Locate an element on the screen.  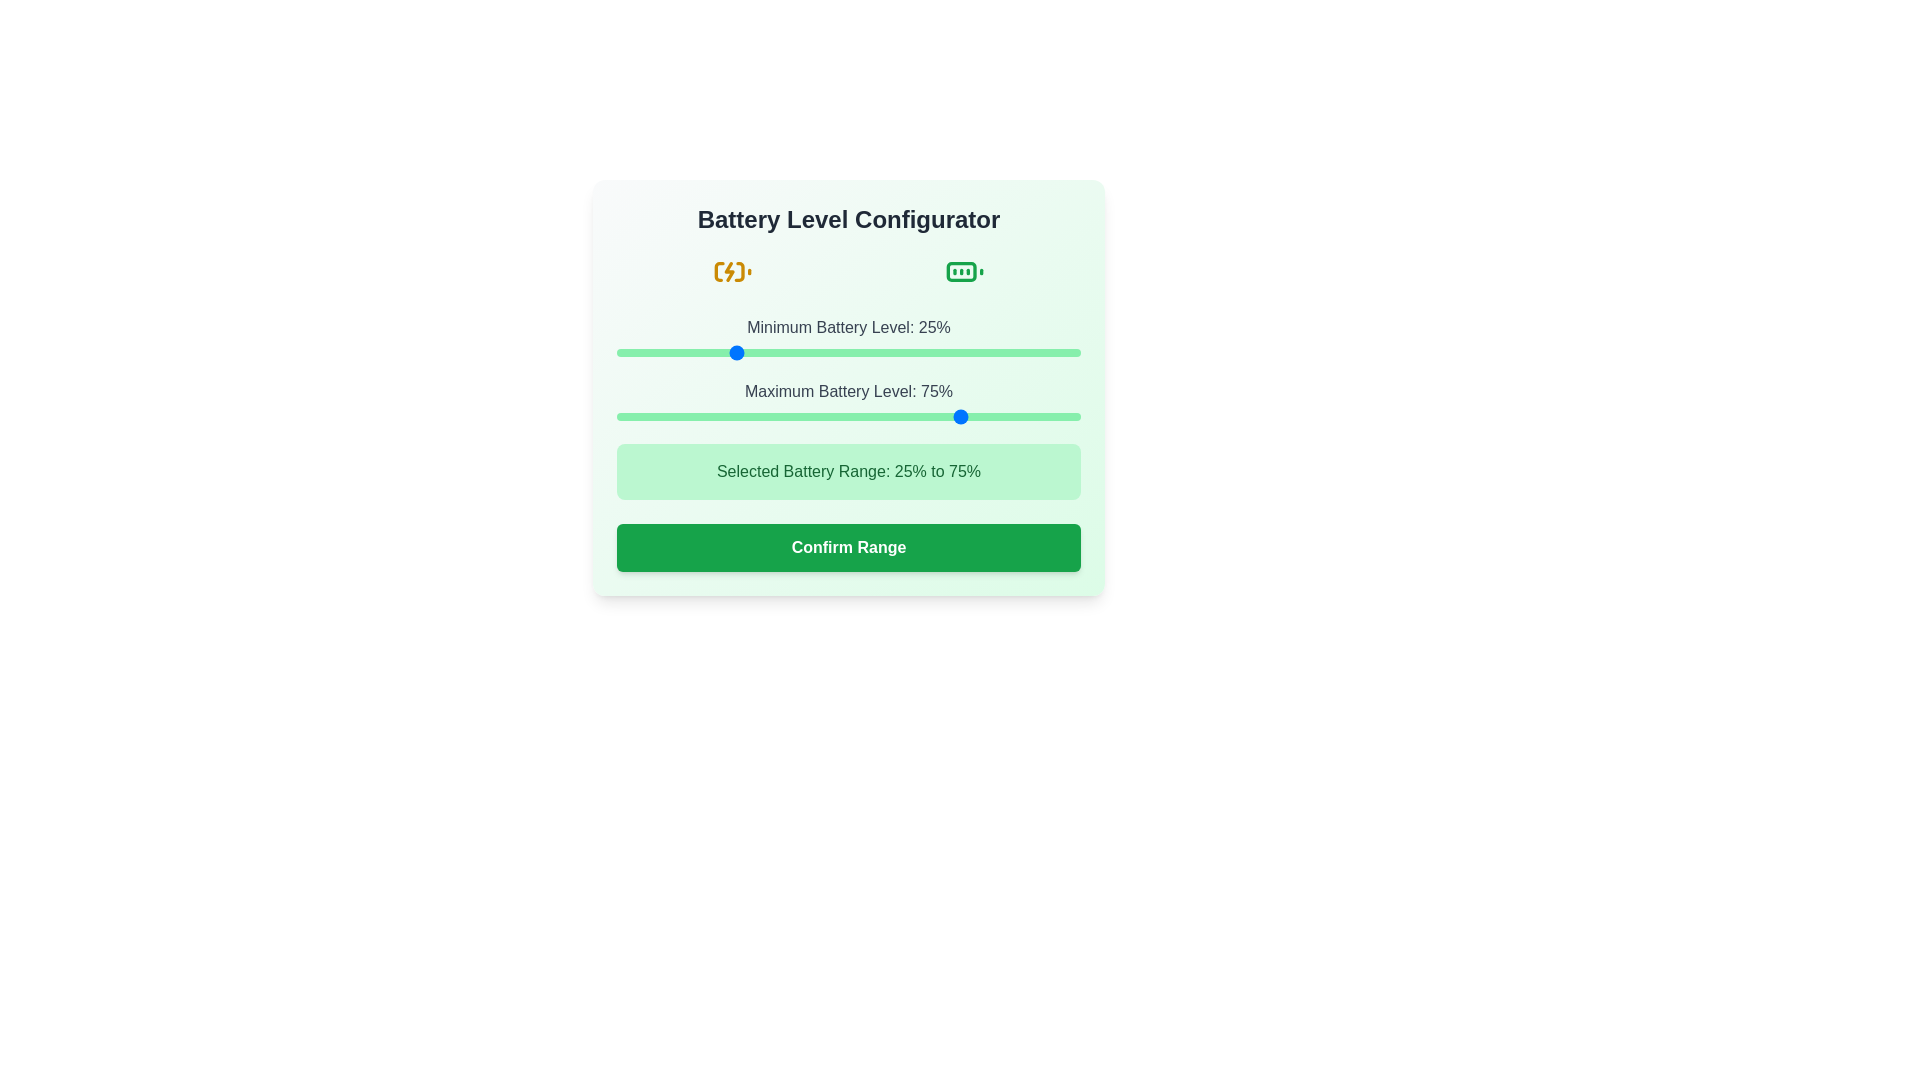
the minimum battery level is located at coordinates (880, 352).